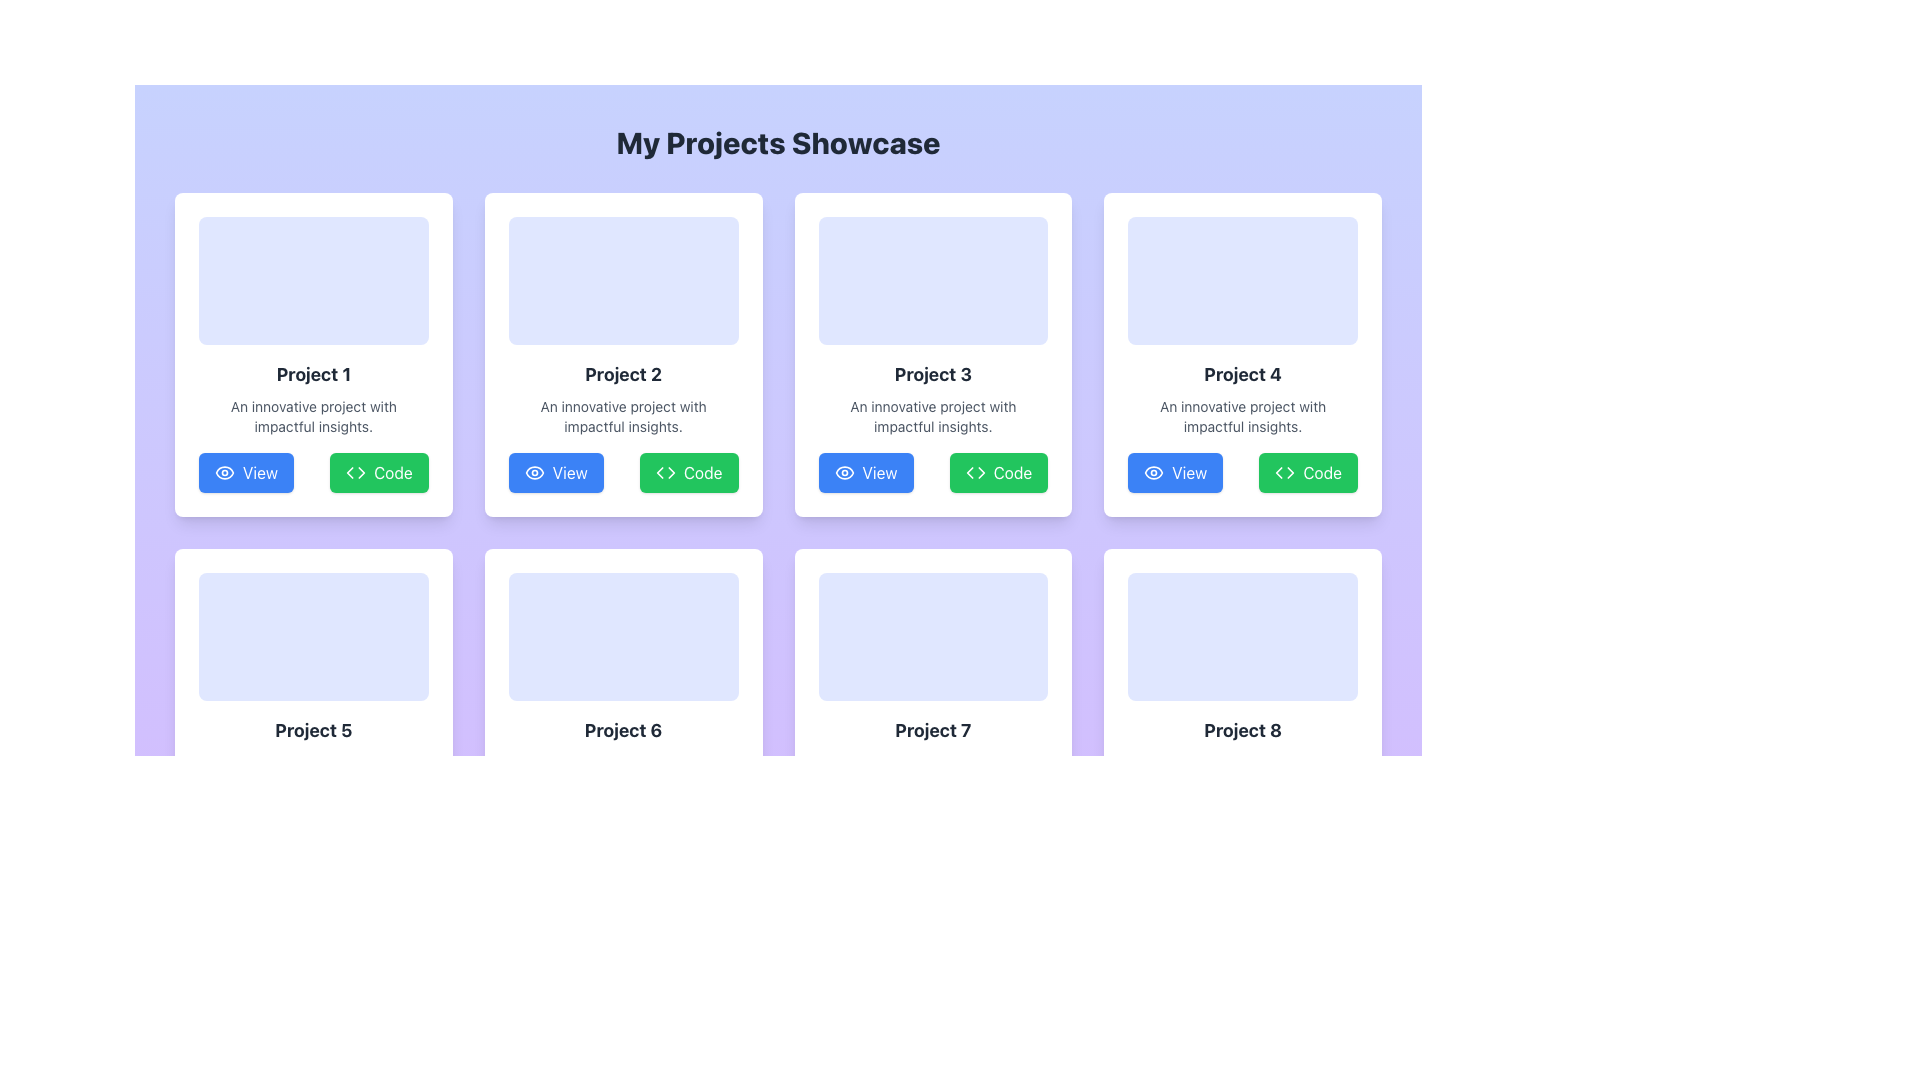 The width and height of the screenshot is (1920, 1080). Describe the element at coordinates (844, 473) in the screenshot. I see `the circular eye icon within the 'View' button of the 'Project 3' section` at that location.